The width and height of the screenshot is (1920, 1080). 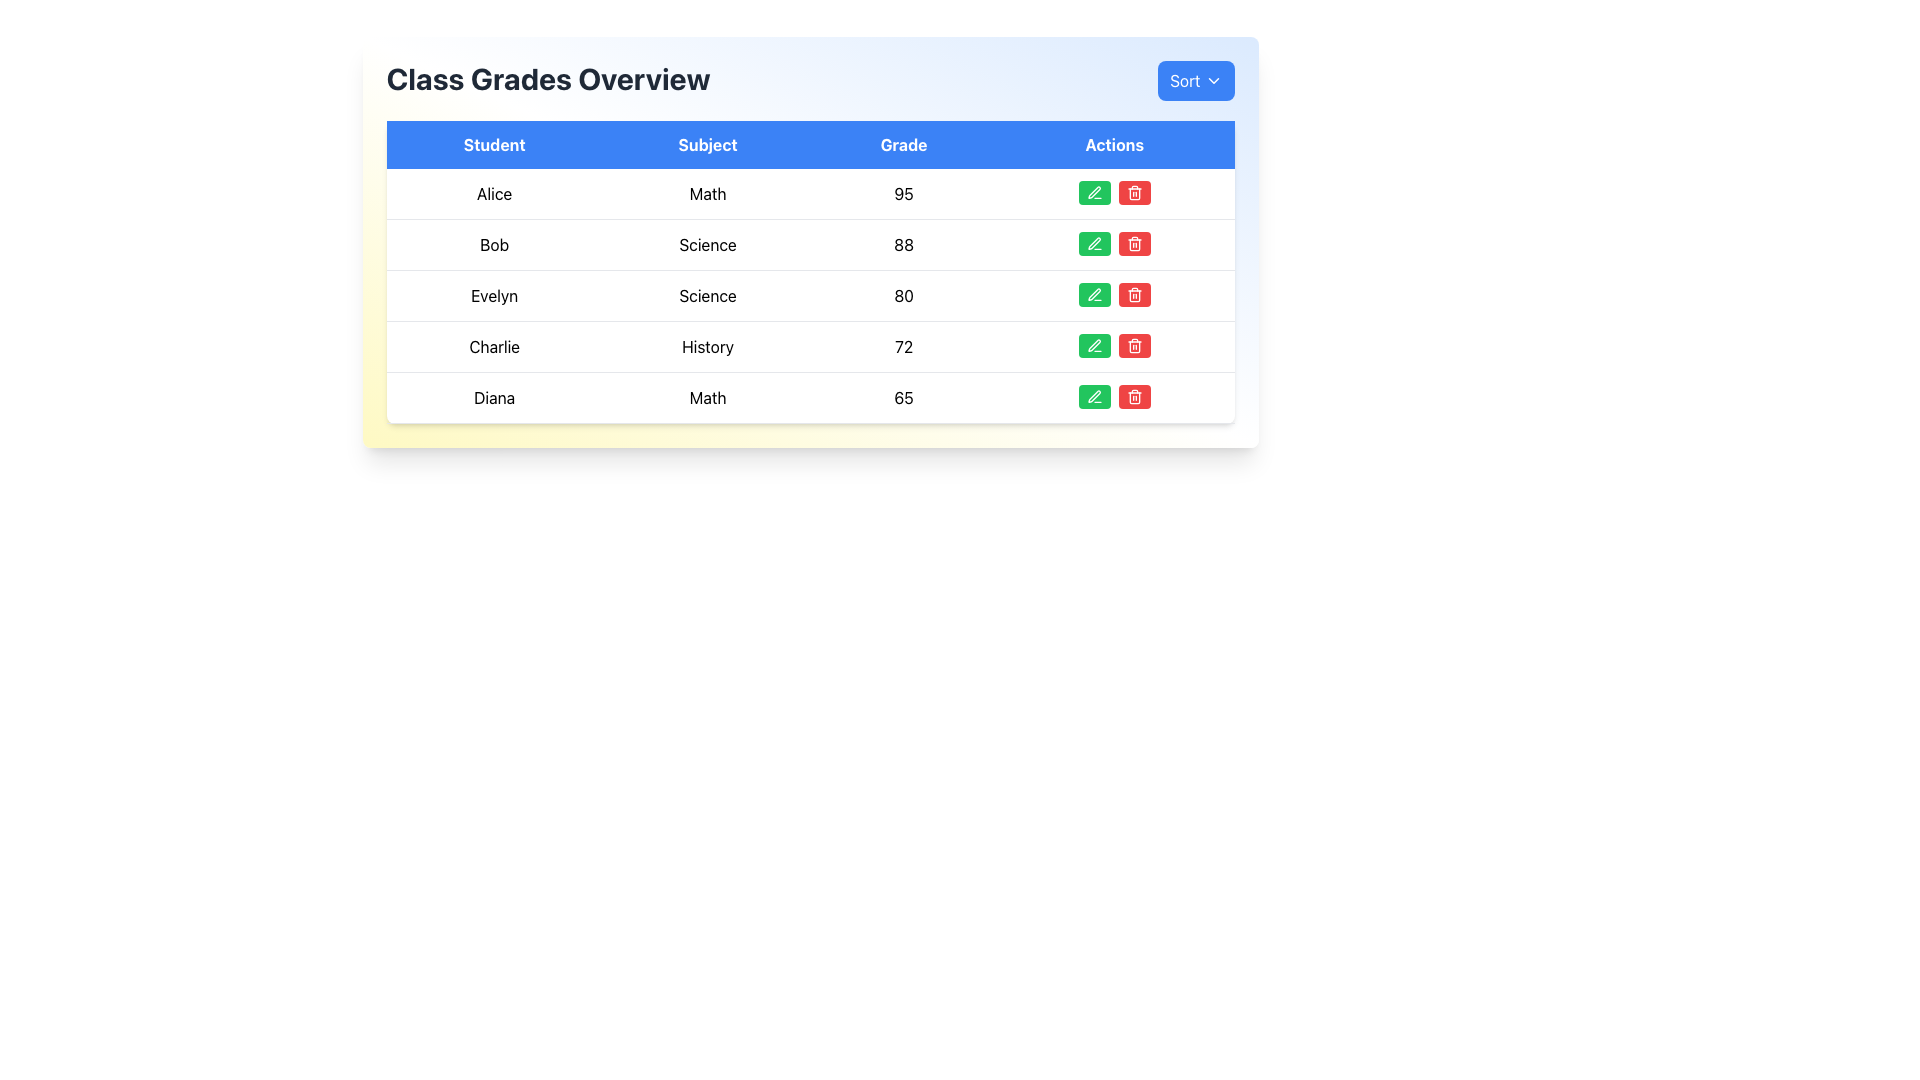 I want to click on the edit button located in the 'Actions' column of Diana's row to initiate edit mode for her Math grade, so click(x=1093, y=397).